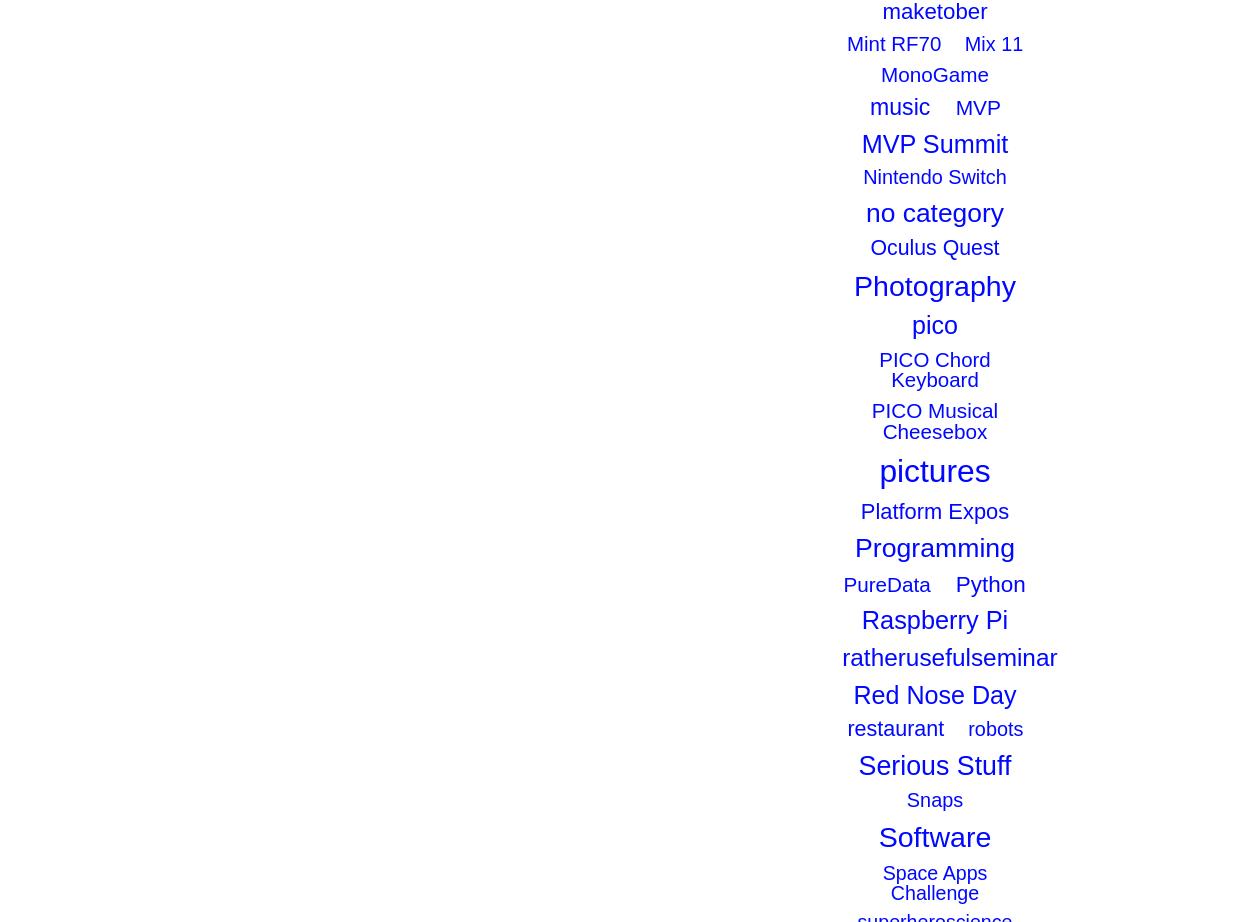  What do you see at coordinates (994, 728) in the screenshot?
I see `'robots'` at bounding box center [994, 728].